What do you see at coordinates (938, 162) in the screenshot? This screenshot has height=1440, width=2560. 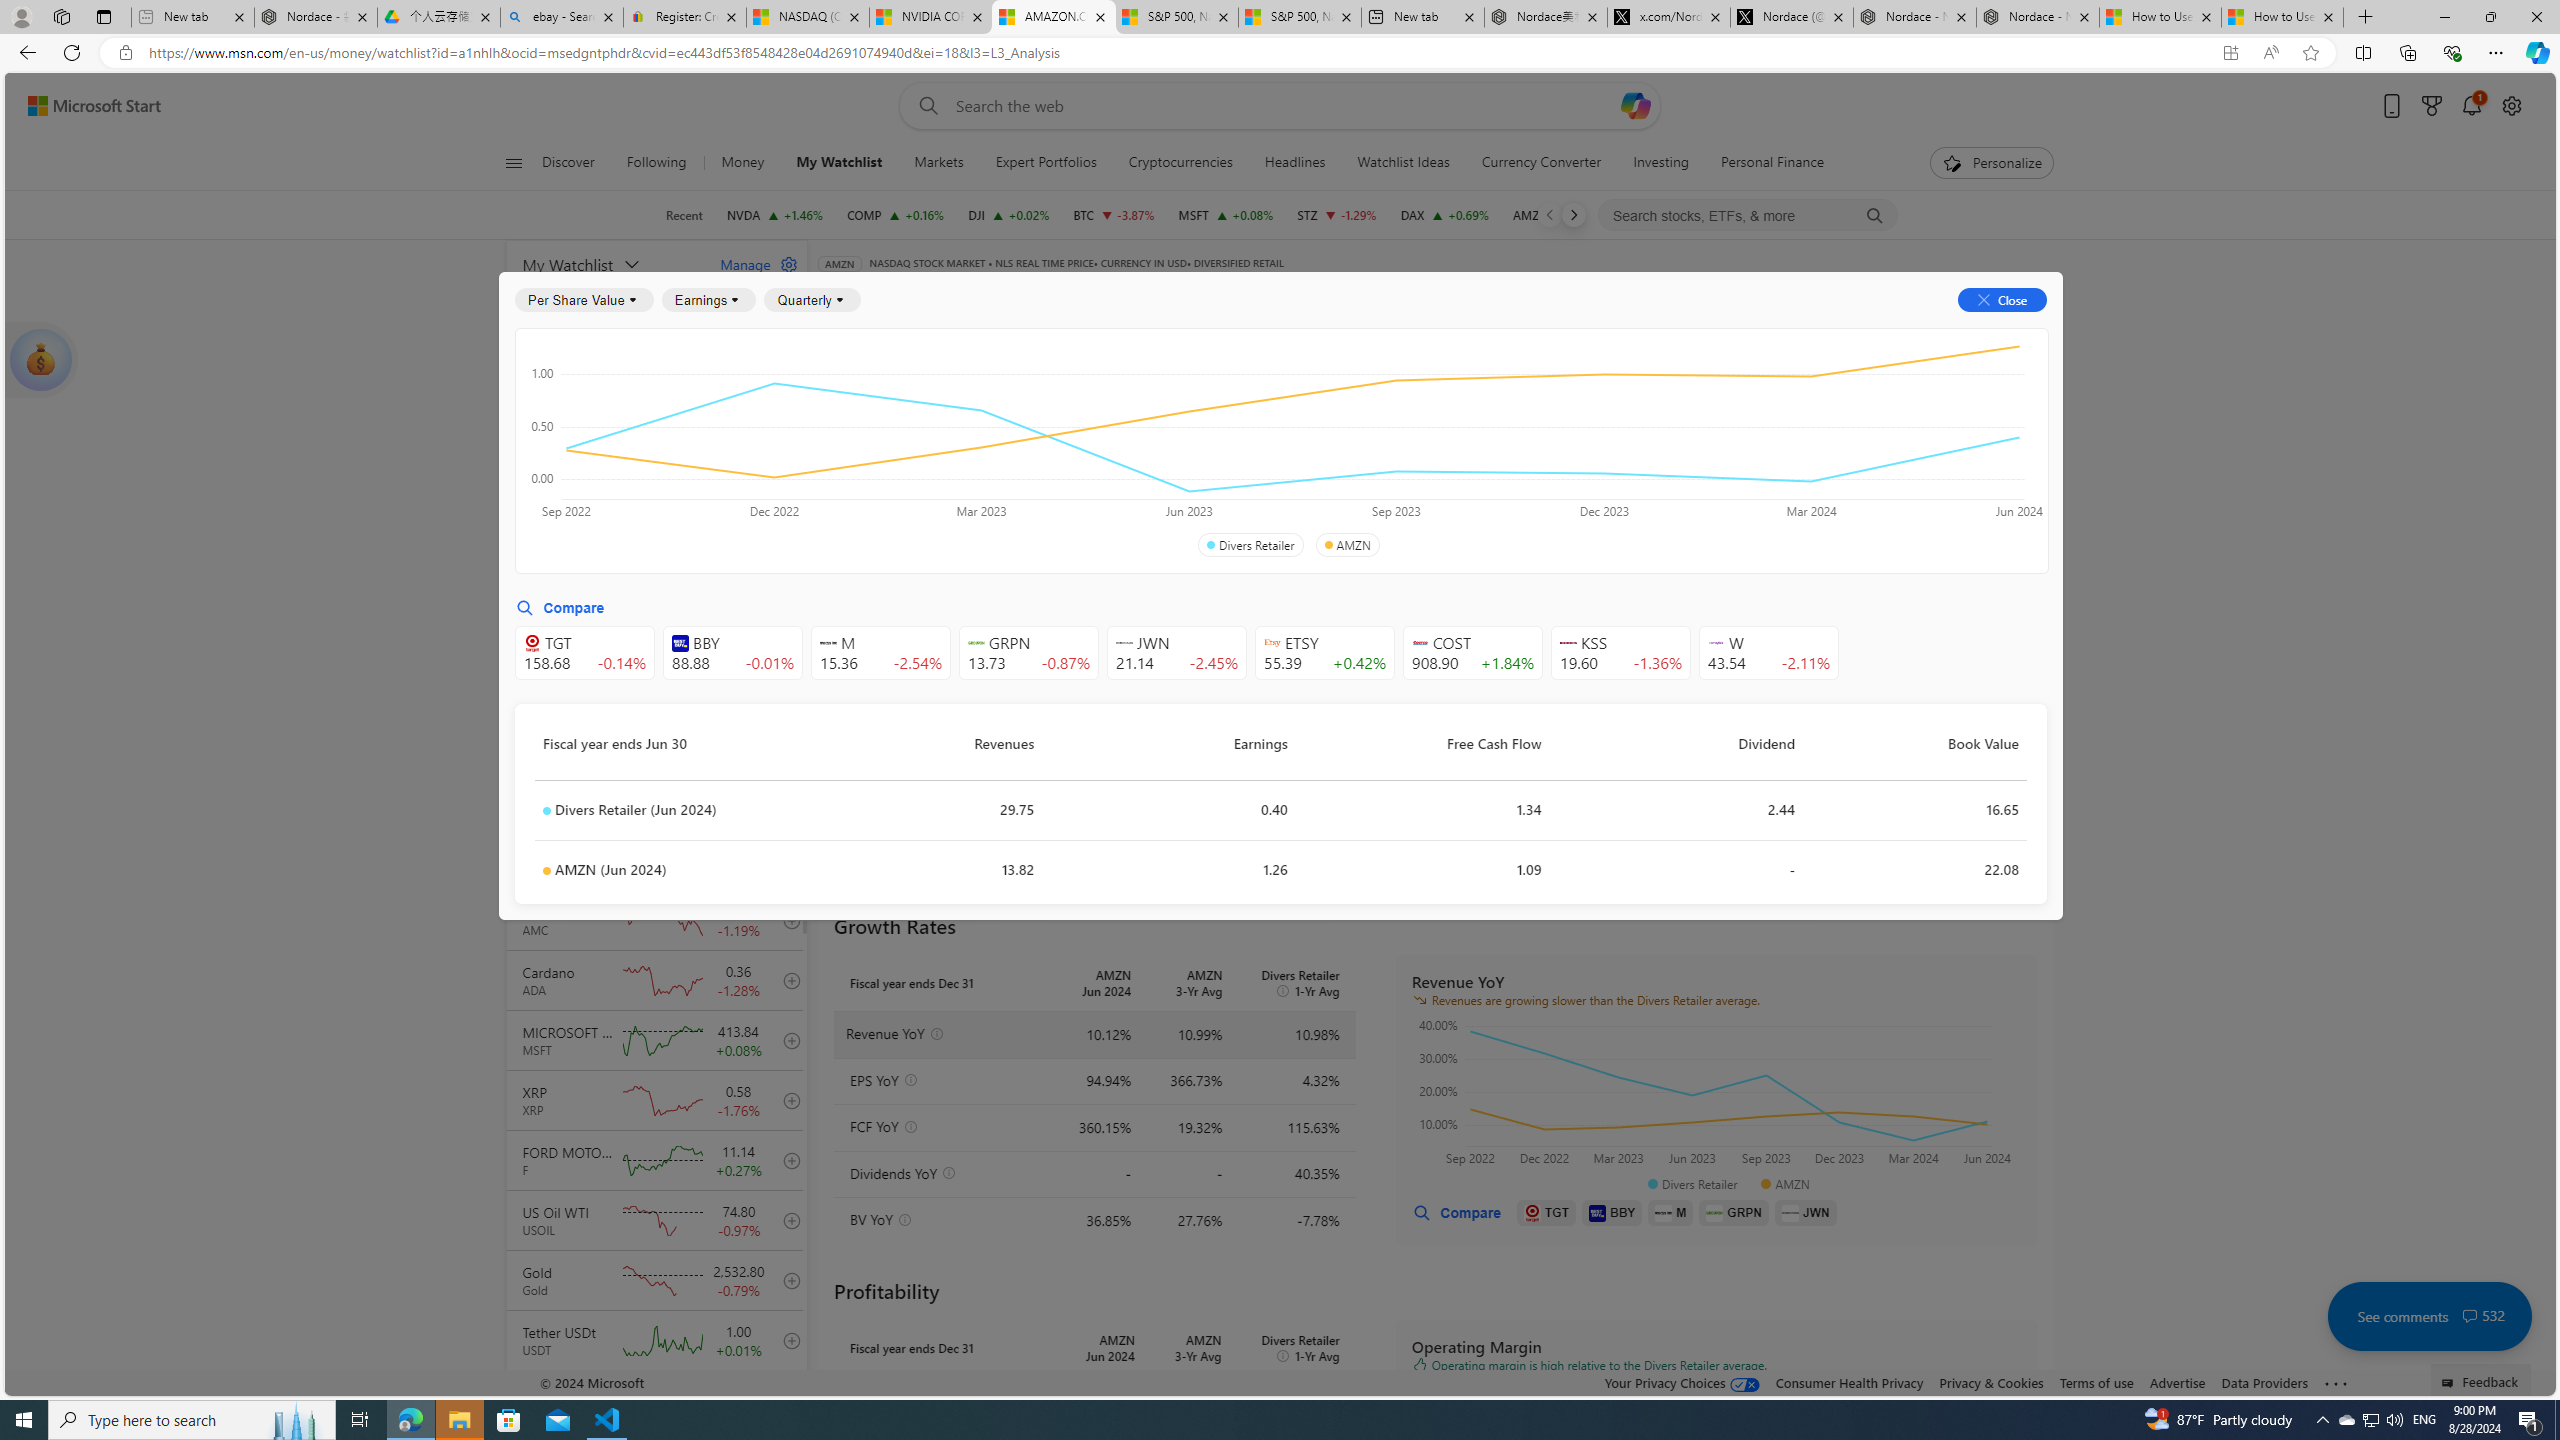 I see `'Markets'` at bounding box center [938, 162].